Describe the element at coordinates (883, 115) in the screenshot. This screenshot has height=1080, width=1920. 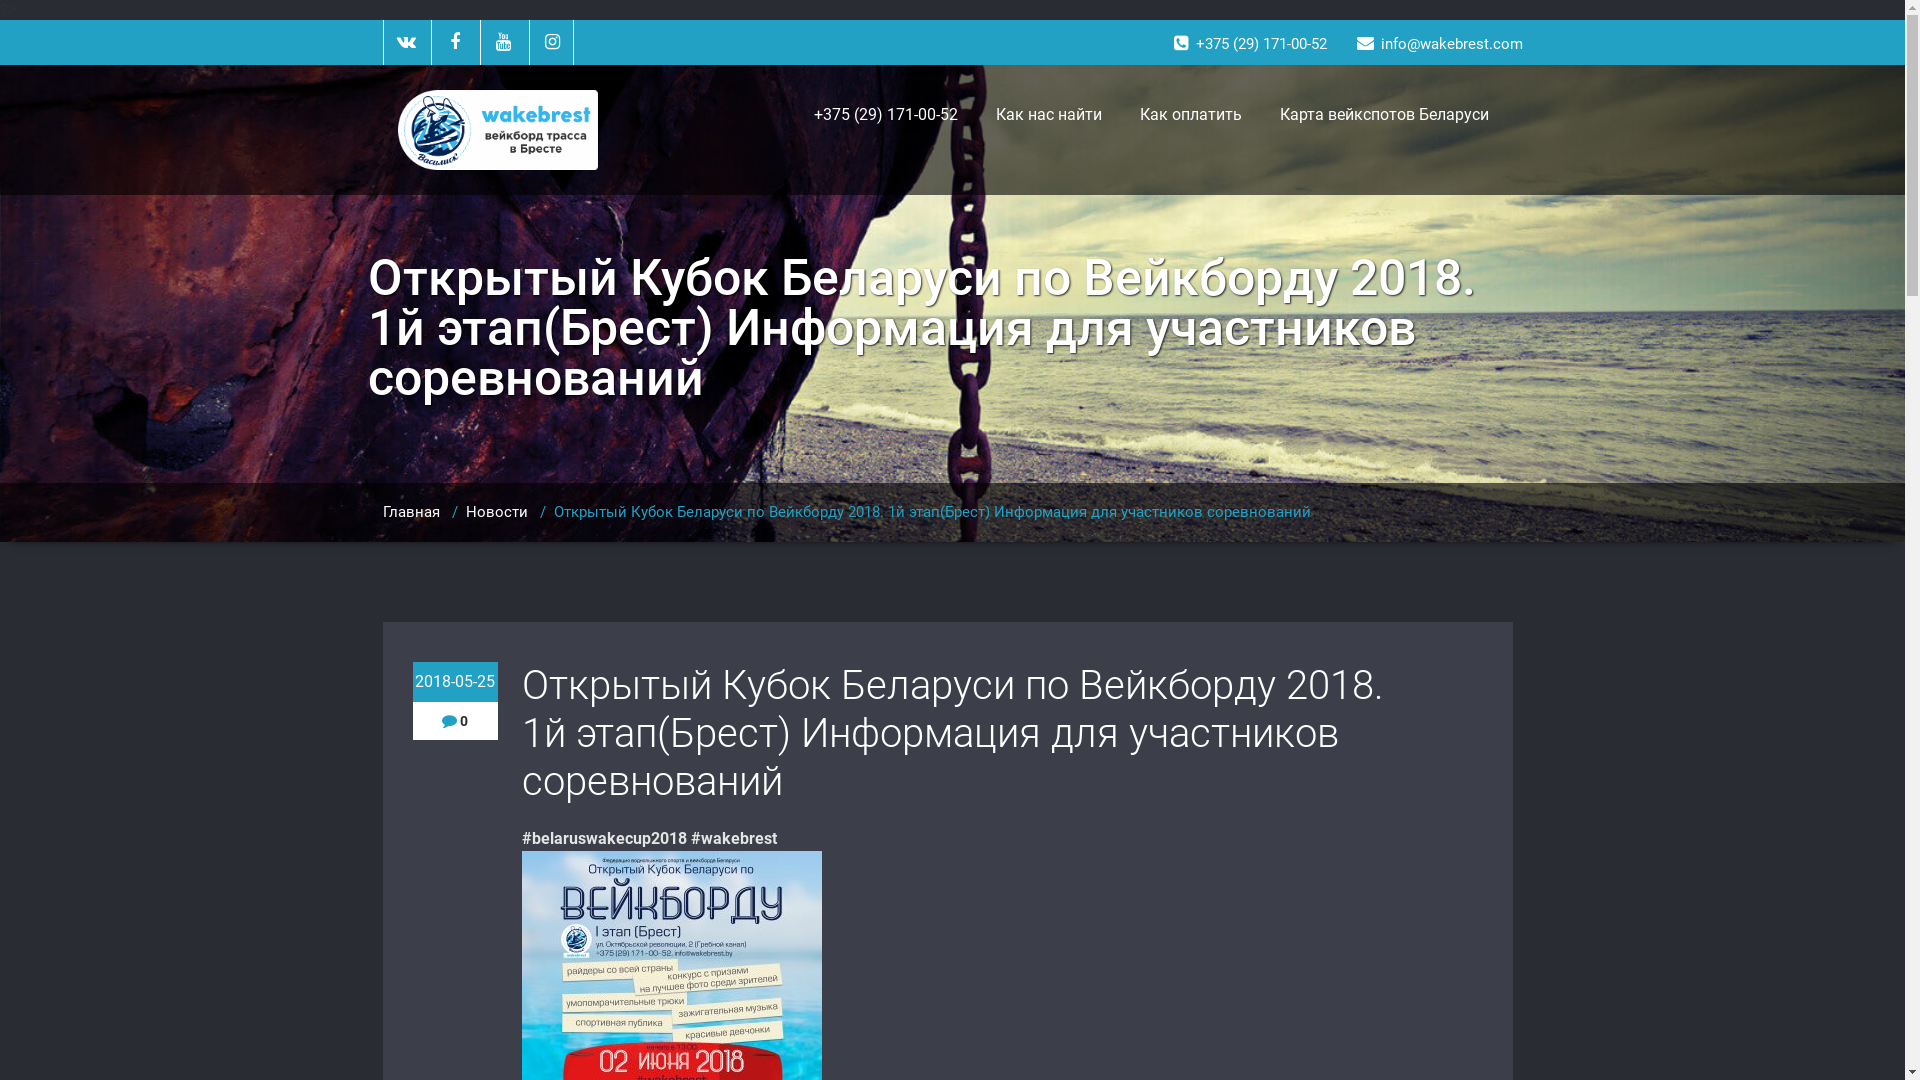
I see `'+375 (29) 171-00-52'` at that location.